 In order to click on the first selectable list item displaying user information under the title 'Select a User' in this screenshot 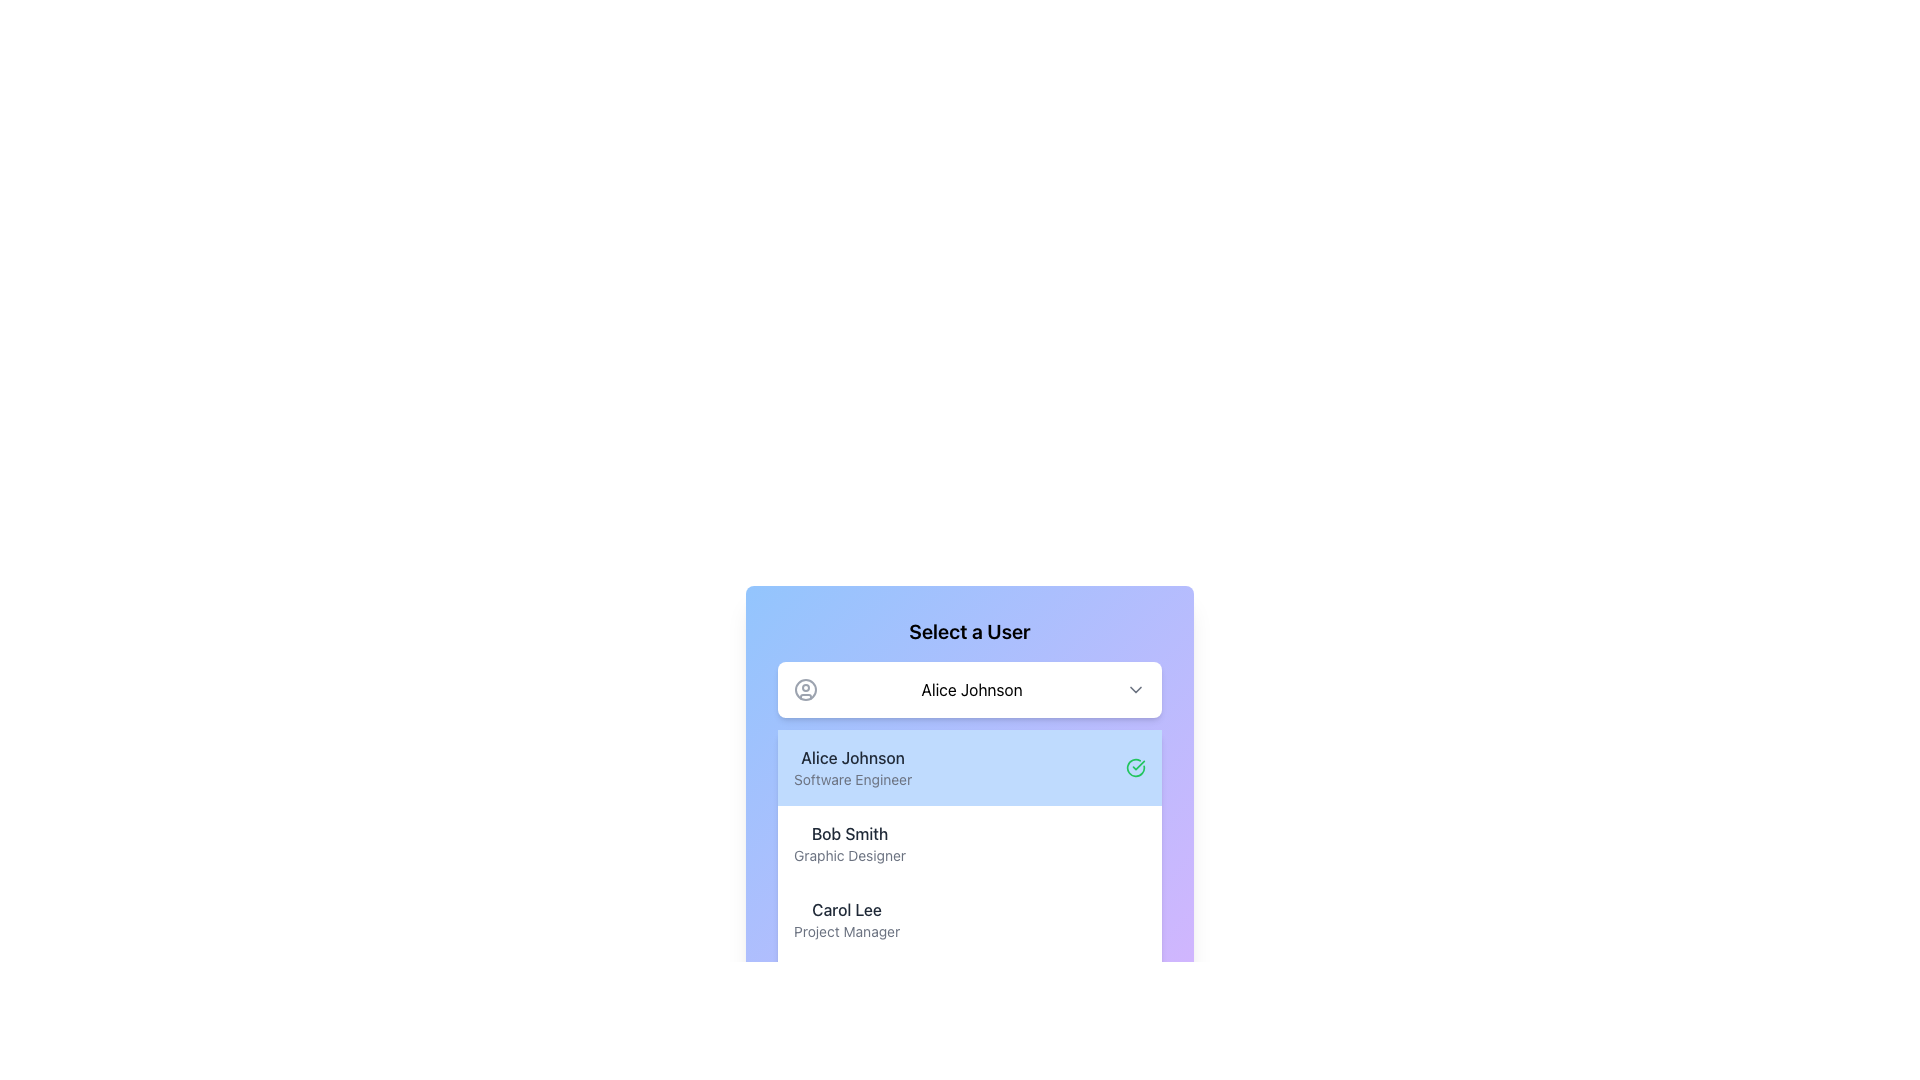, I will do `click(853, 766)`.